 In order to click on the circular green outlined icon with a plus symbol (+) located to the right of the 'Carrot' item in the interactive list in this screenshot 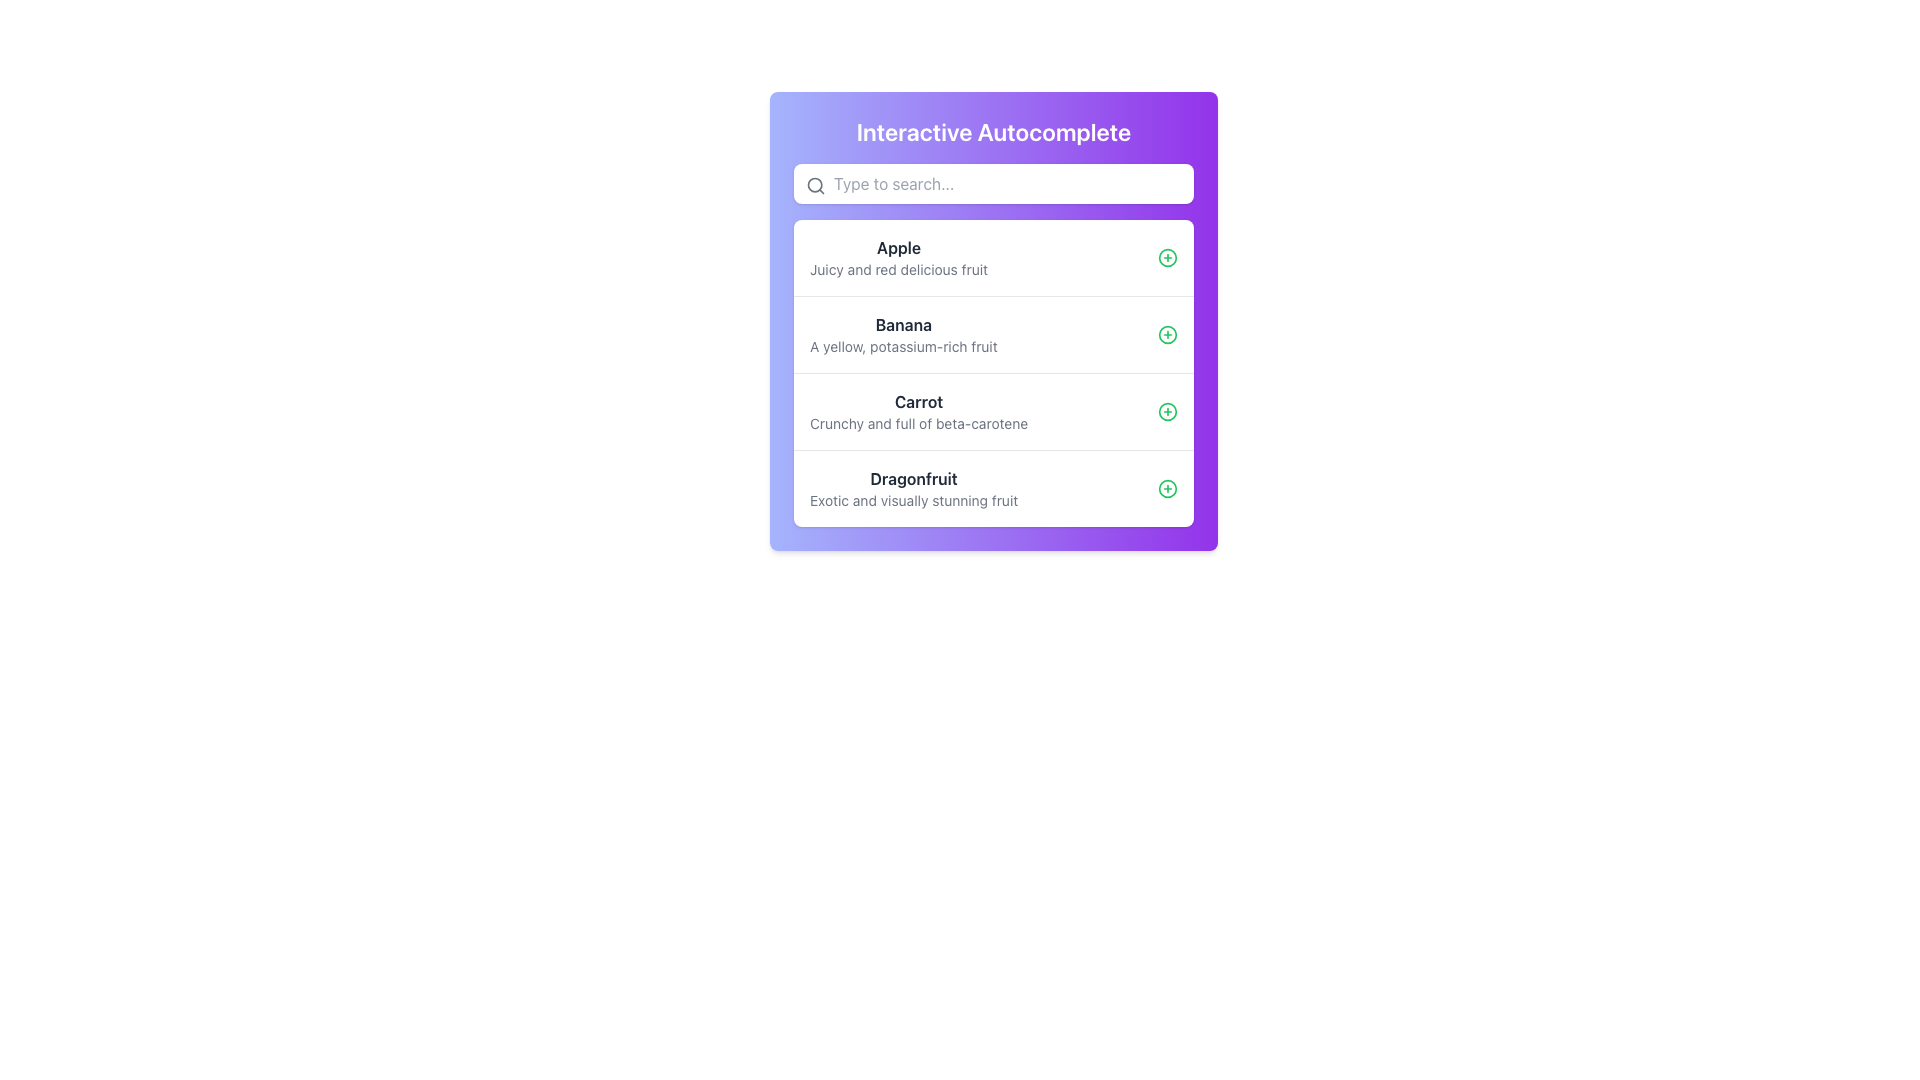, I will do `click(1167, 411)`.